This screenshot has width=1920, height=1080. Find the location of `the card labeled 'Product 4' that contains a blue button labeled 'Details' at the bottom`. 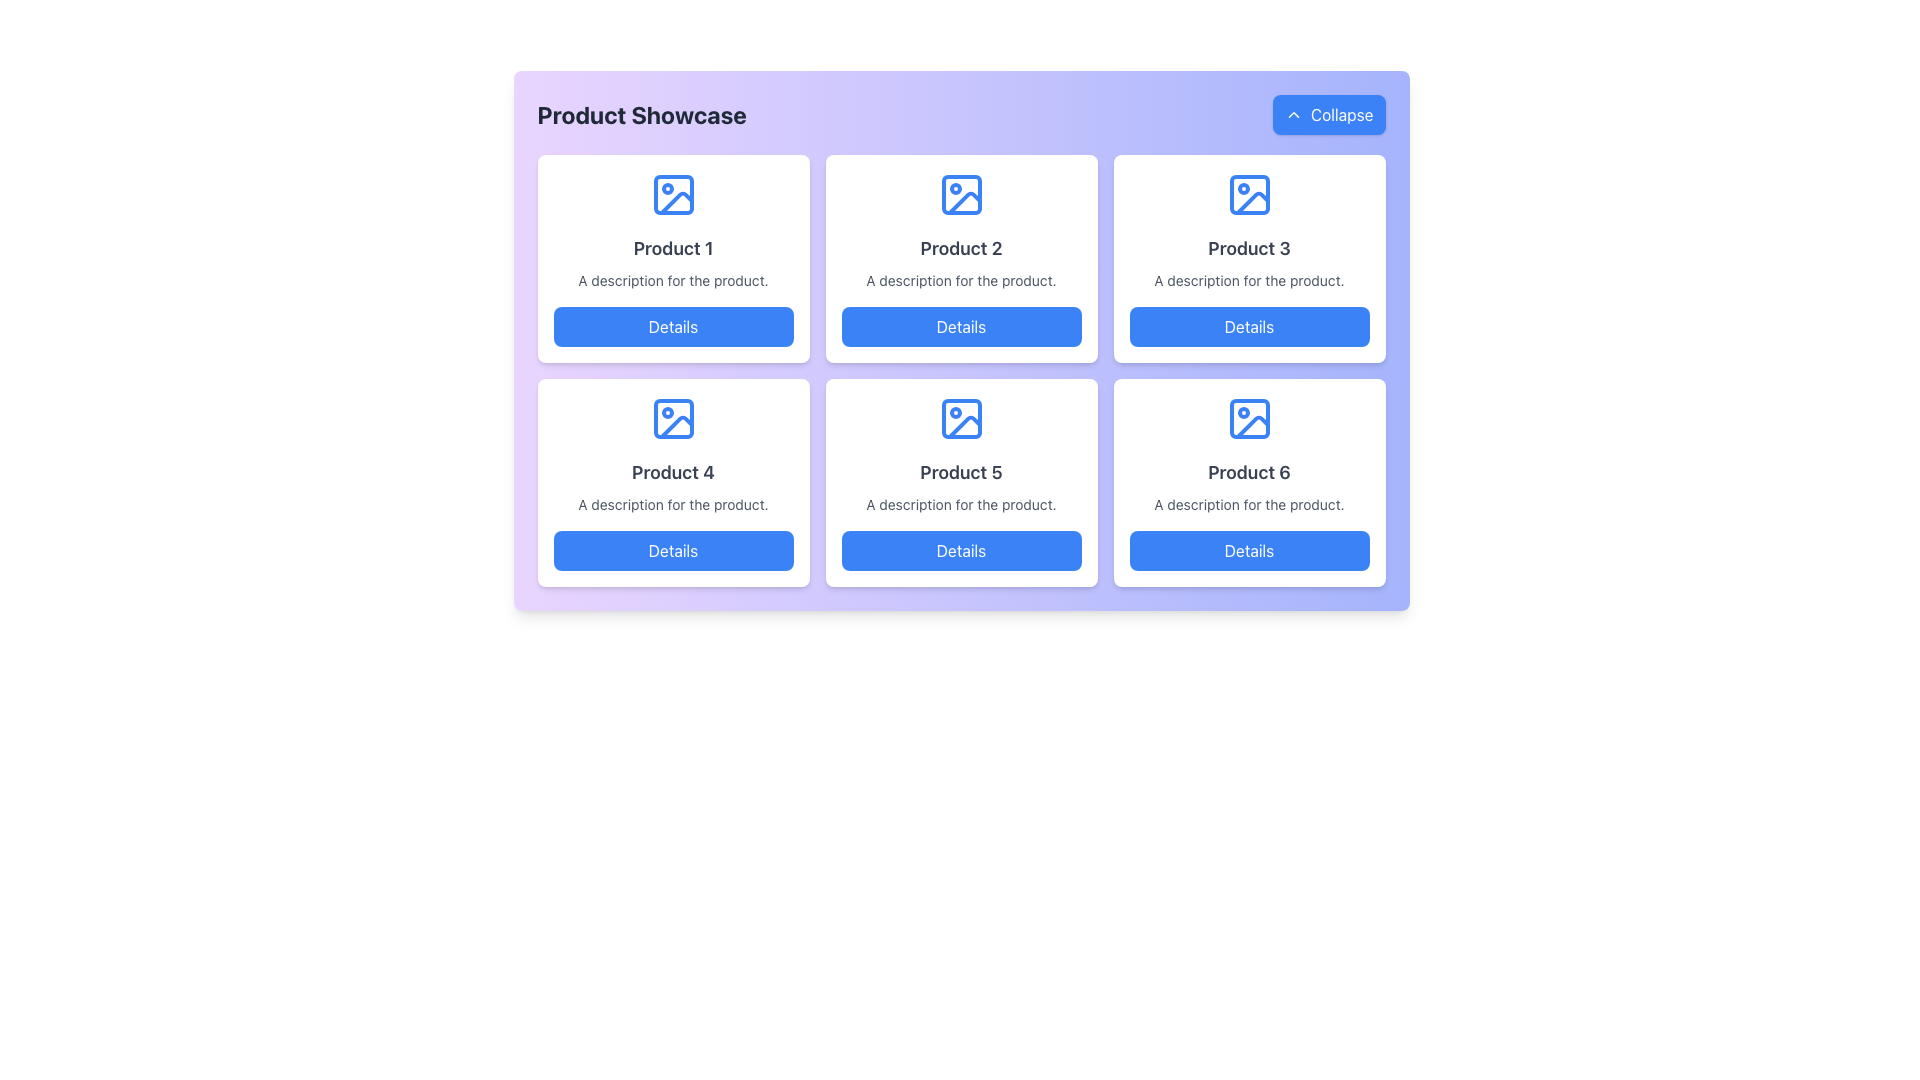

the card labeled 'Product 4' that contains a blue button labeled 'Details' at the bottom is located at coordinates (673, 482).